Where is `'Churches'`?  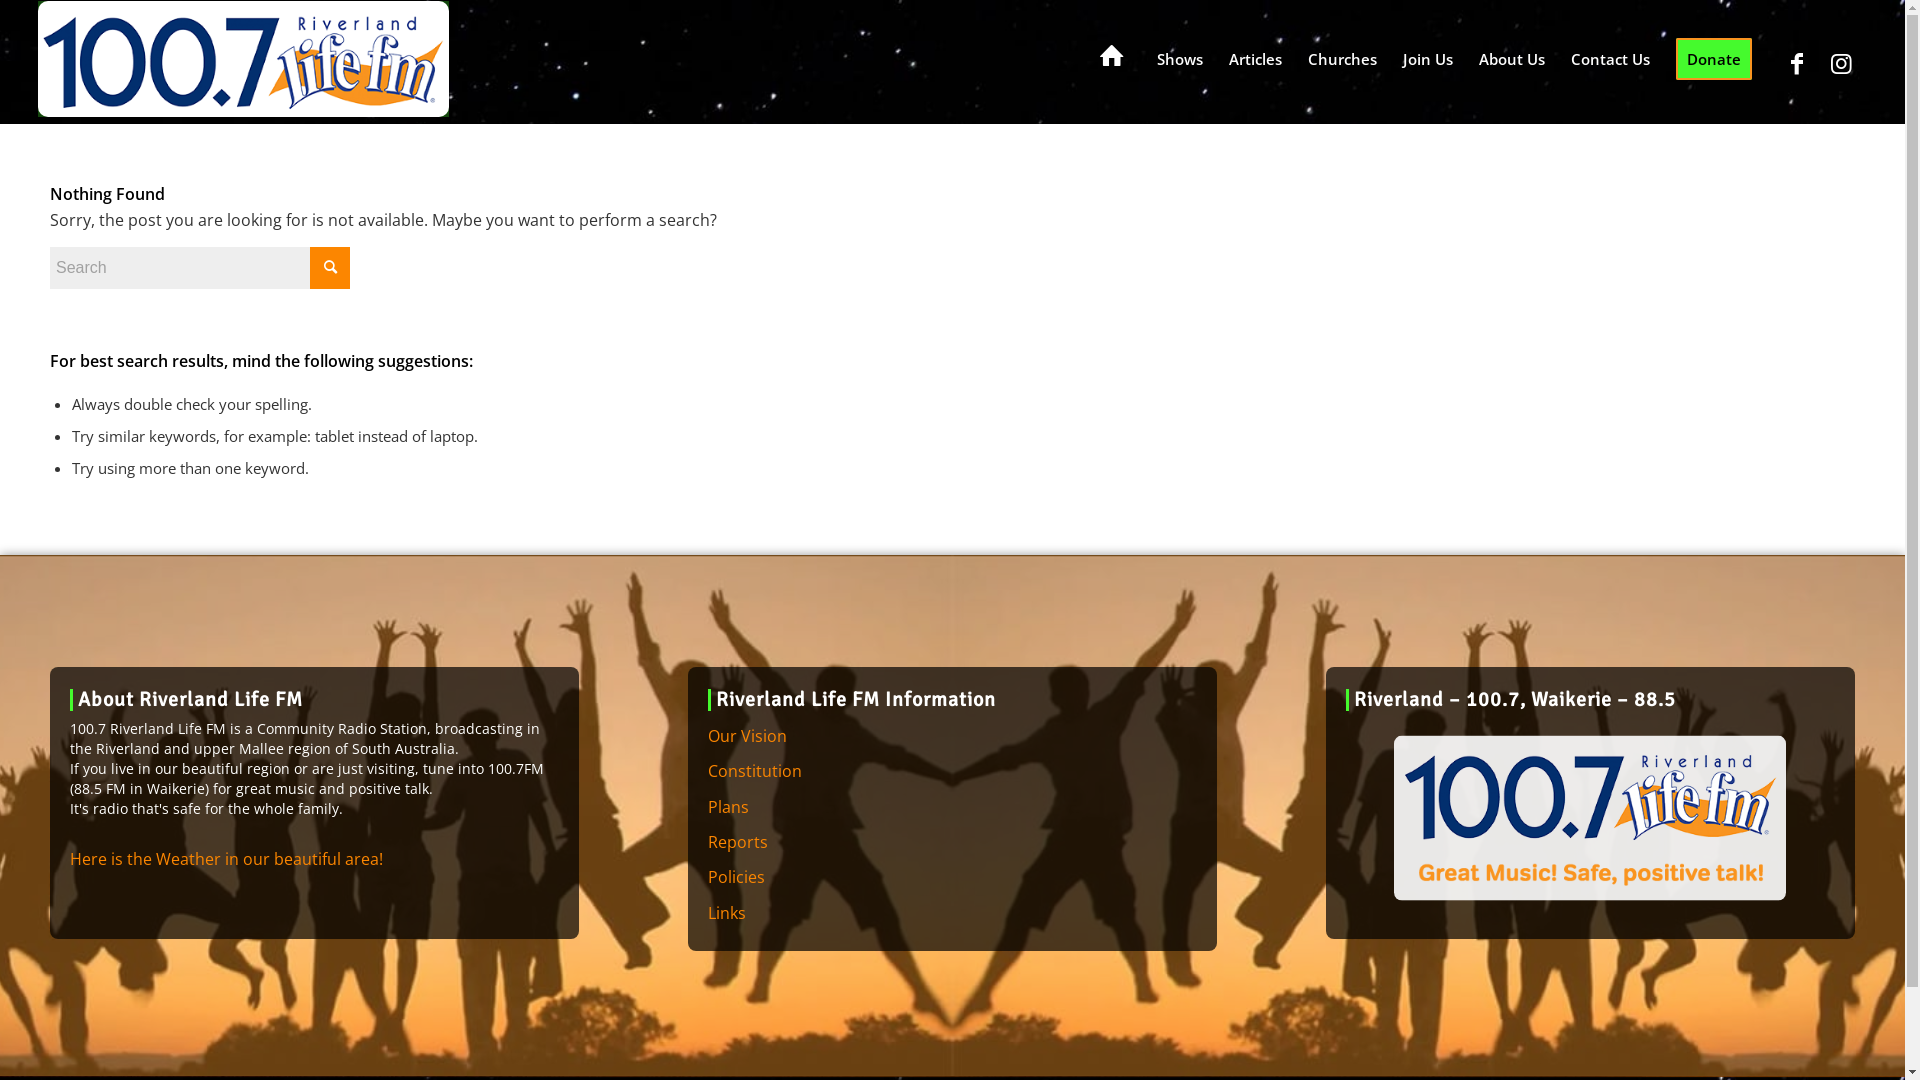 'Churches' is located at coordinates (1342, 57).